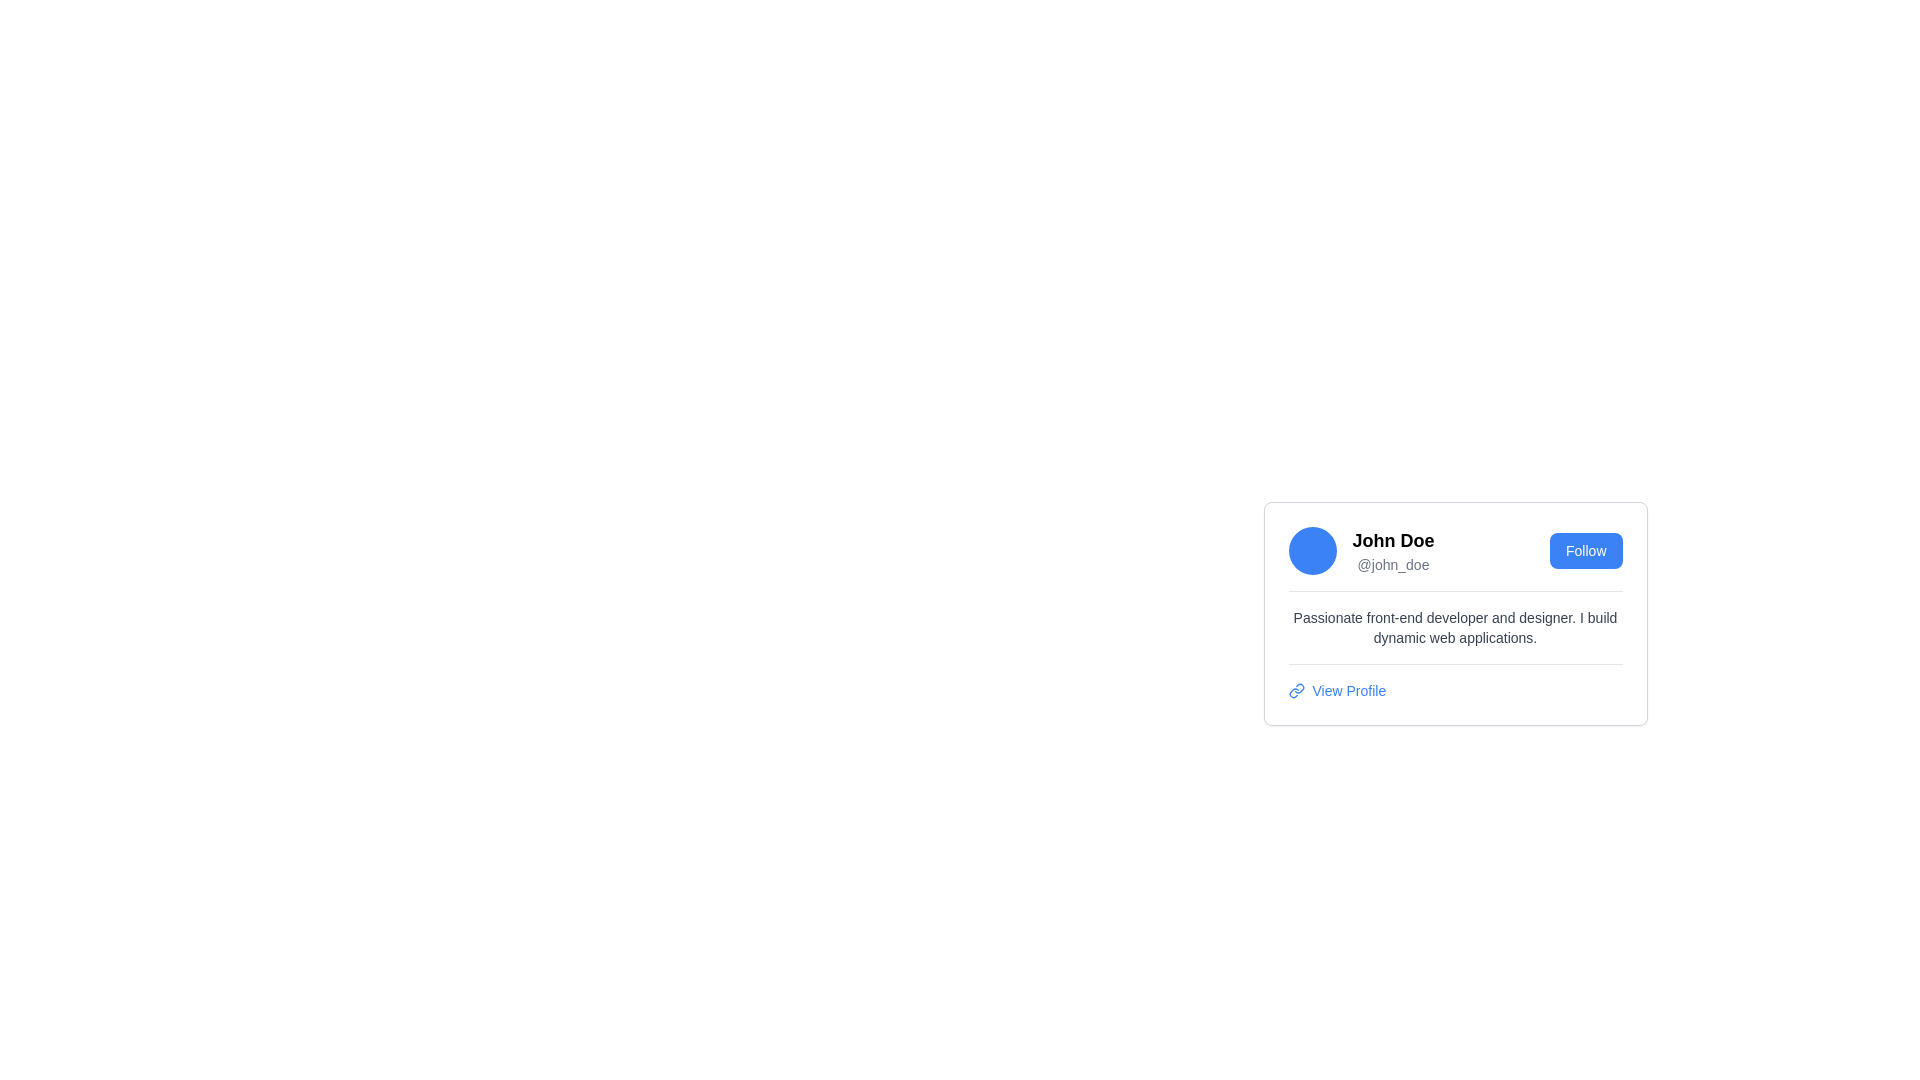  What do you see at coordinates (1293, 692) in the screenshot?
I see `the bottom section of the chain link icon within the SVG graphic, which emphasizes the hyperlink for 'View Profile'` at bounding box center [1293, 692].